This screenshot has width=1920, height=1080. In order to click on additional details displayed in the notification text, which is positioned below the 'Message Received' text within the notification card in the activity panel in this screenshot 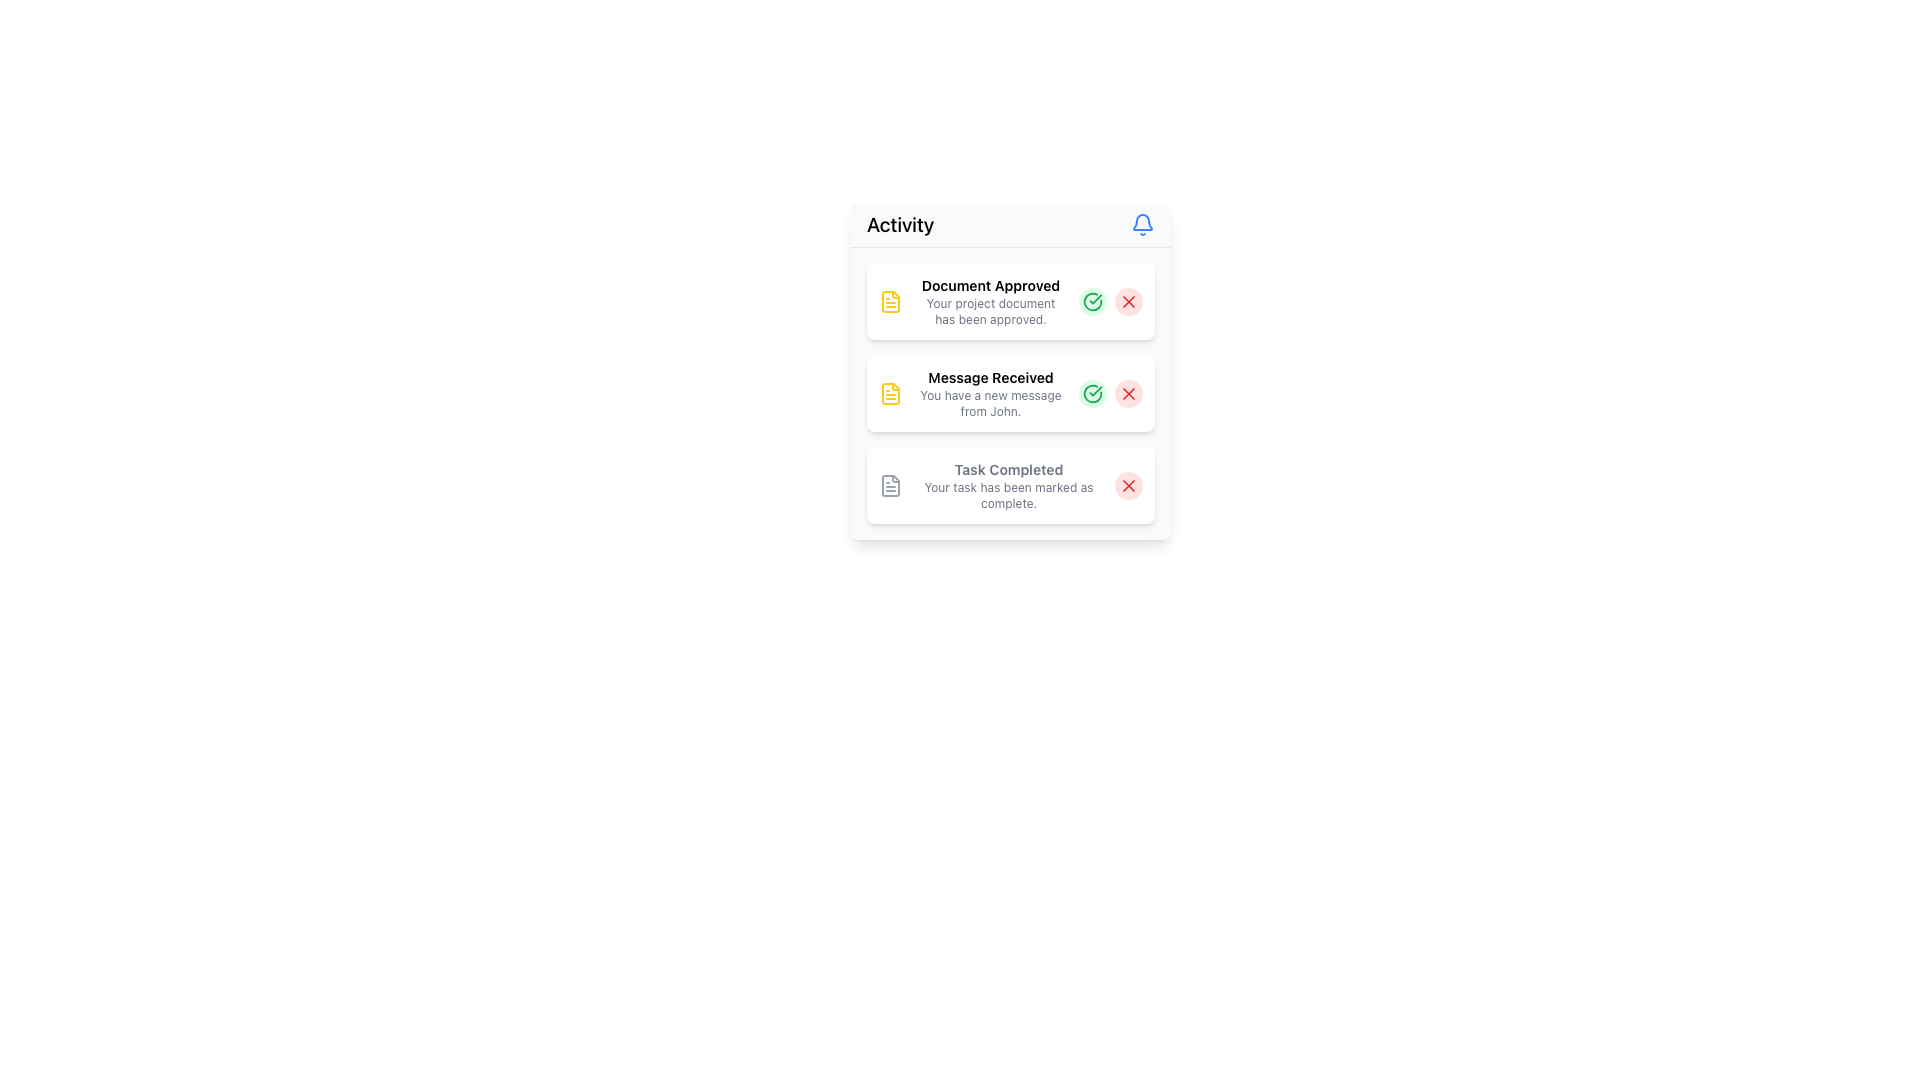, I will do `click(990, 404)`.